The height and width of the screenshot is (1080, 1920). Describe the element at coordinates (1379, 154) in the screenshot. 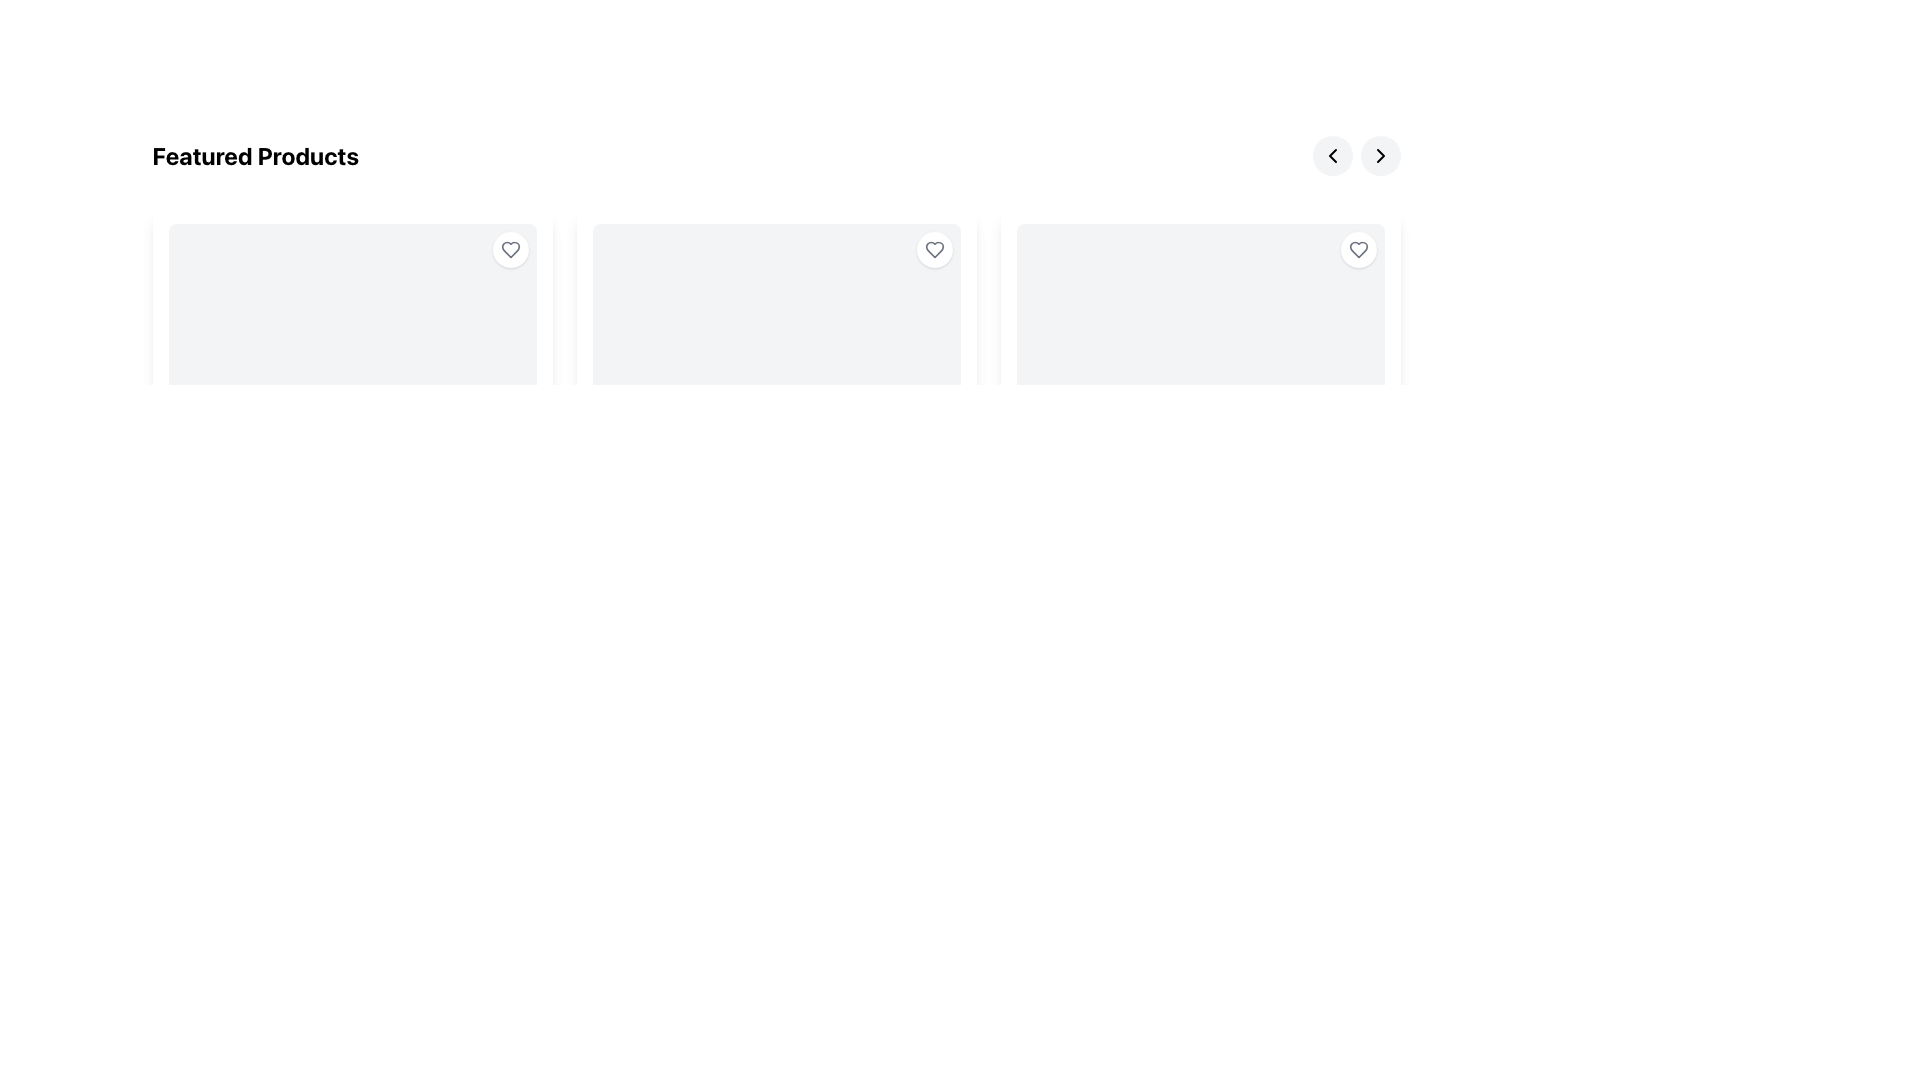

I see `the right-pointing arrow icon located within a circular button in the upper-right corner of the interface` at that location.